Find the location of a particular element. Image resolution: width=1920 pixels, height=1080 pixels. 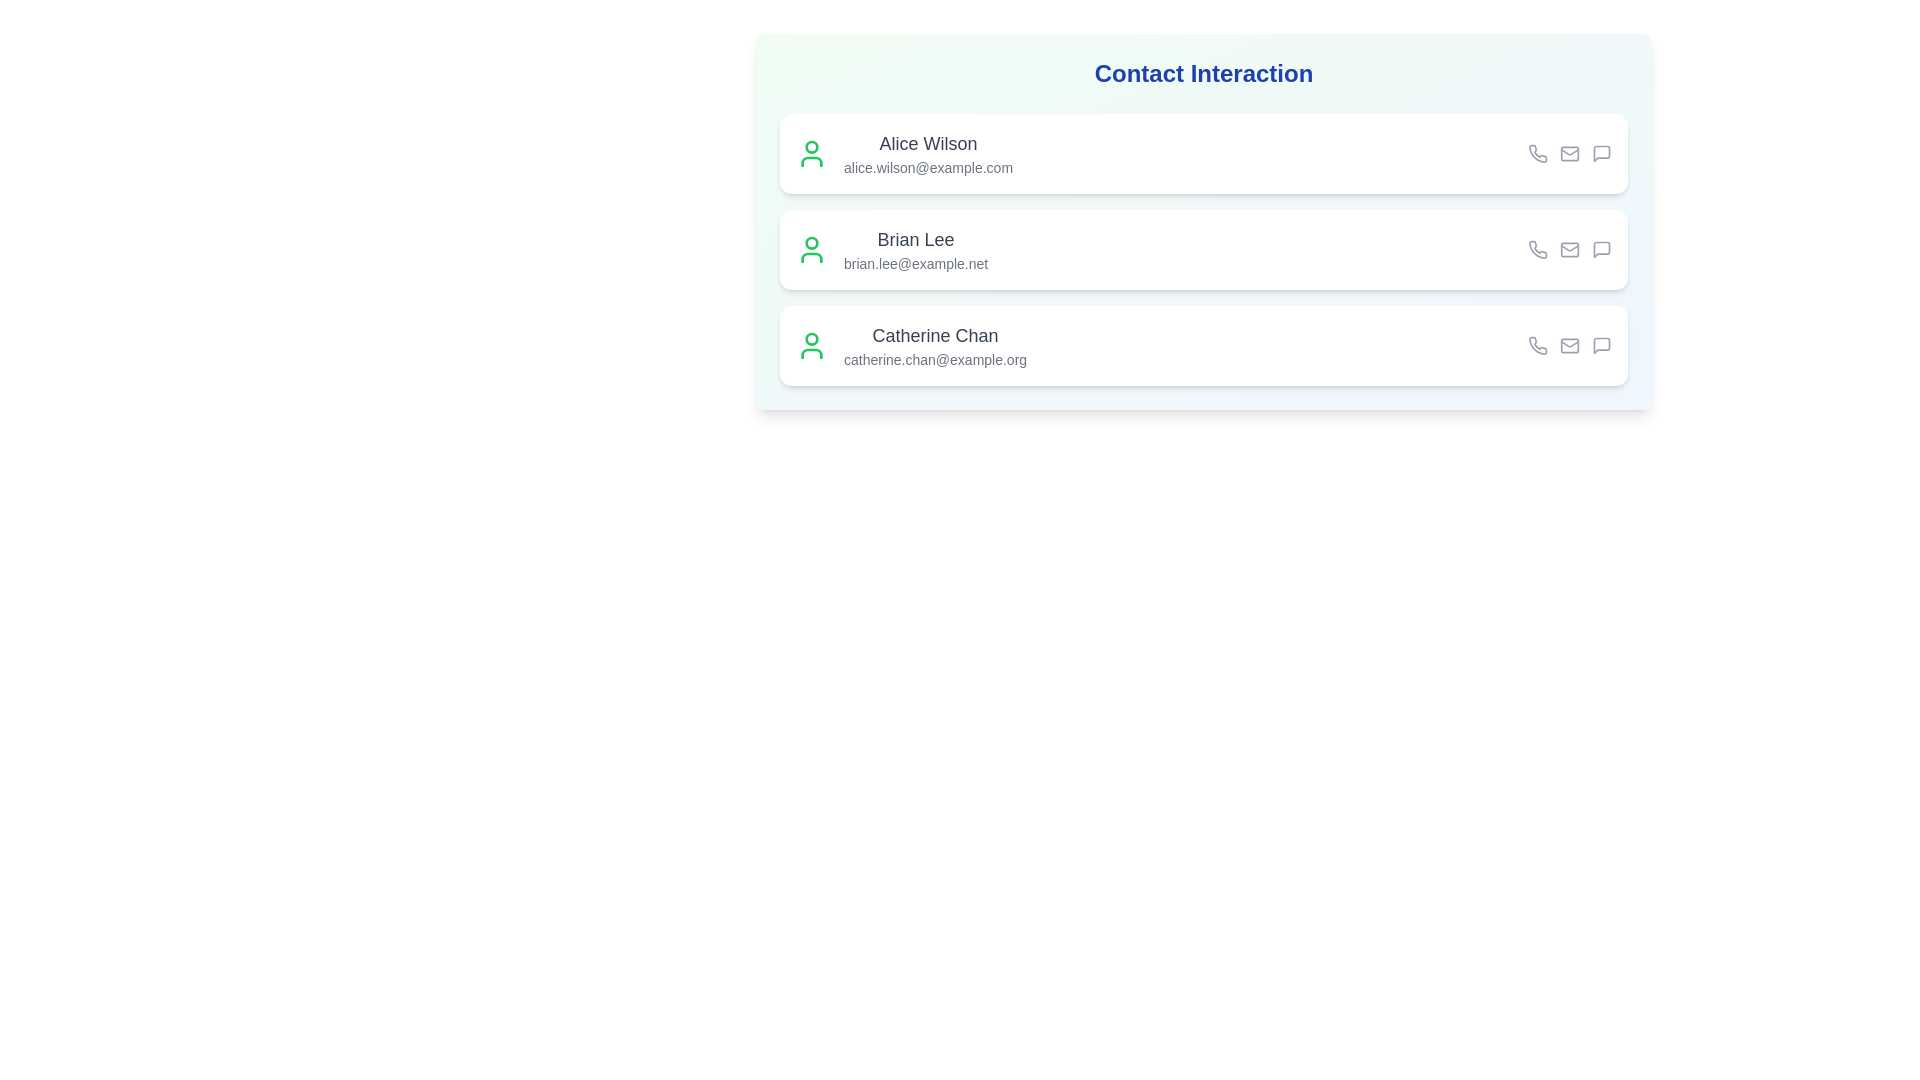

the user icon for the contact Alice Wilson is located at coordinates (811, 153).